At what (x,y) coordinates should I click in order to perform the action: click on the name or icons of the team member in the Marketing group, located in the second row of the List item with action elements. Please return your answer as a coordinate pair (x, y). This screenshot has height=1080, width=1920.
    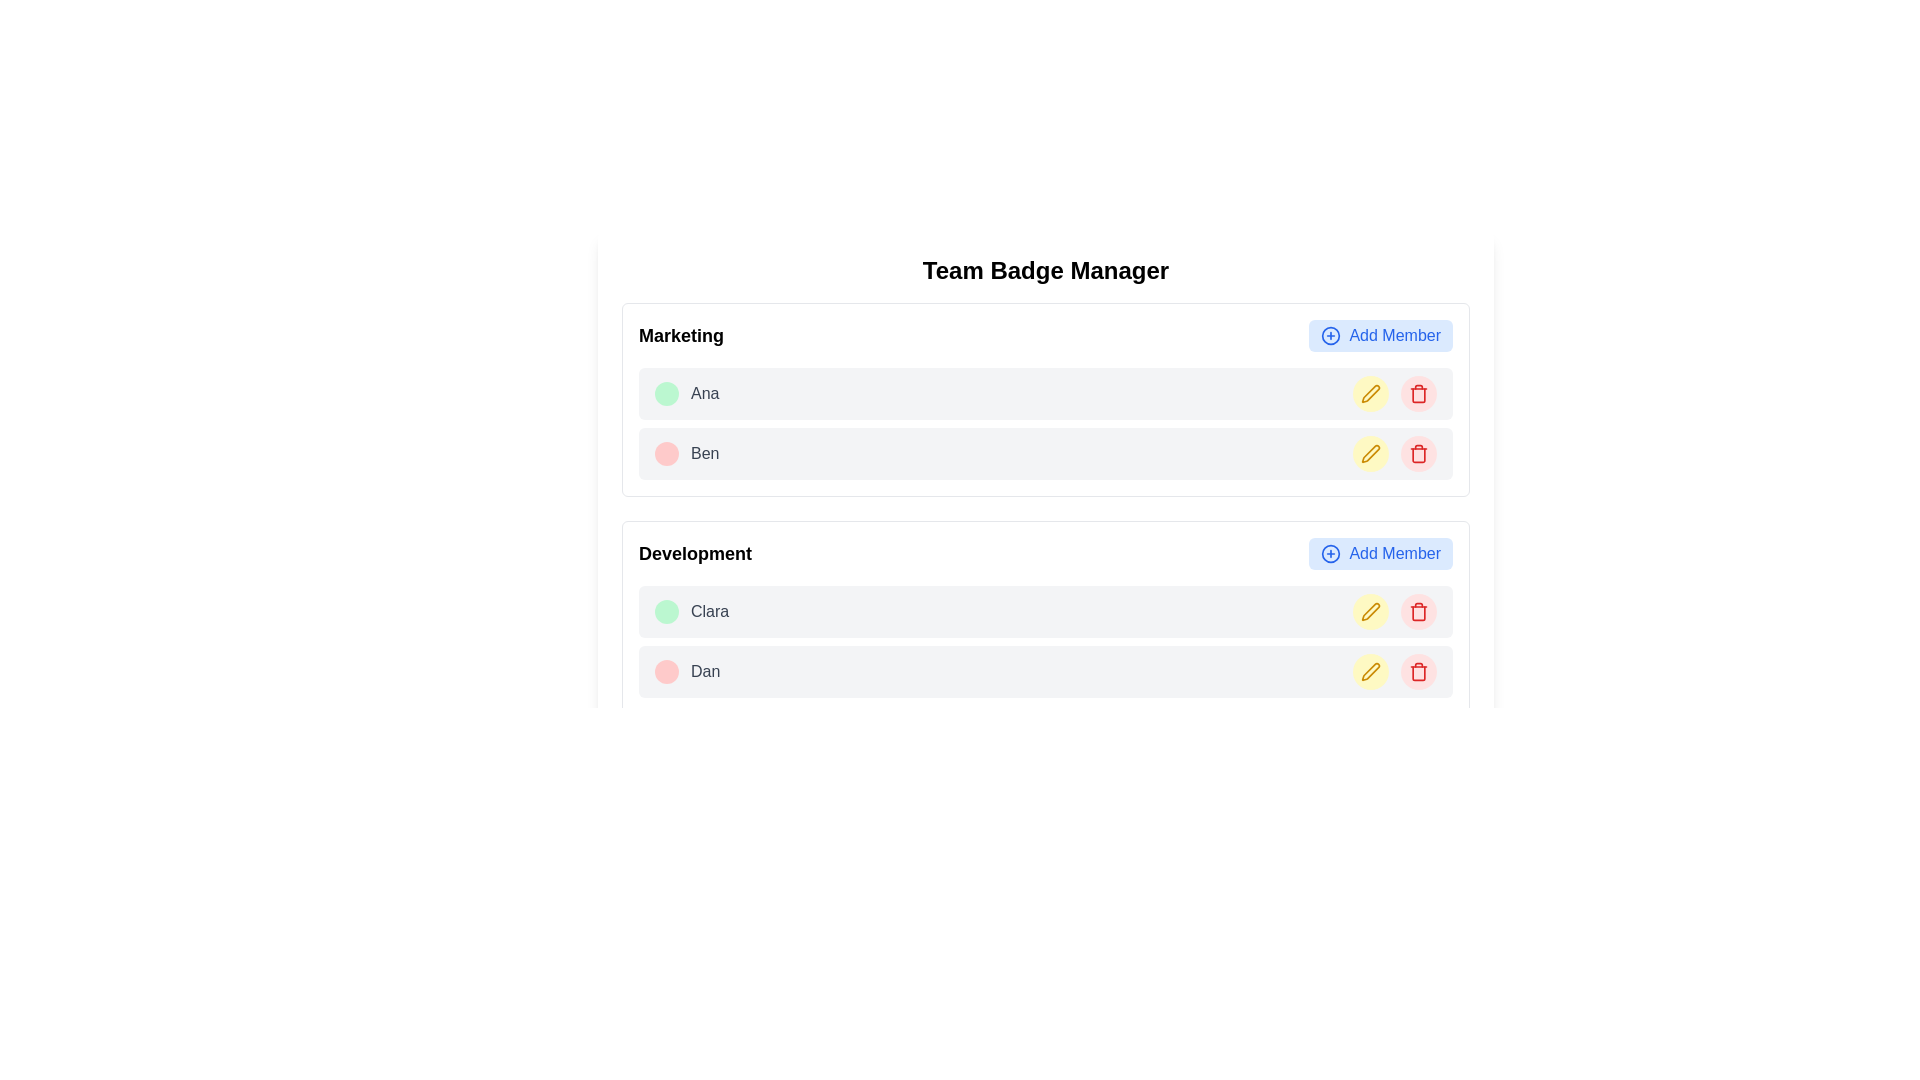
    Looking at the image, I should click on (1045, 454).